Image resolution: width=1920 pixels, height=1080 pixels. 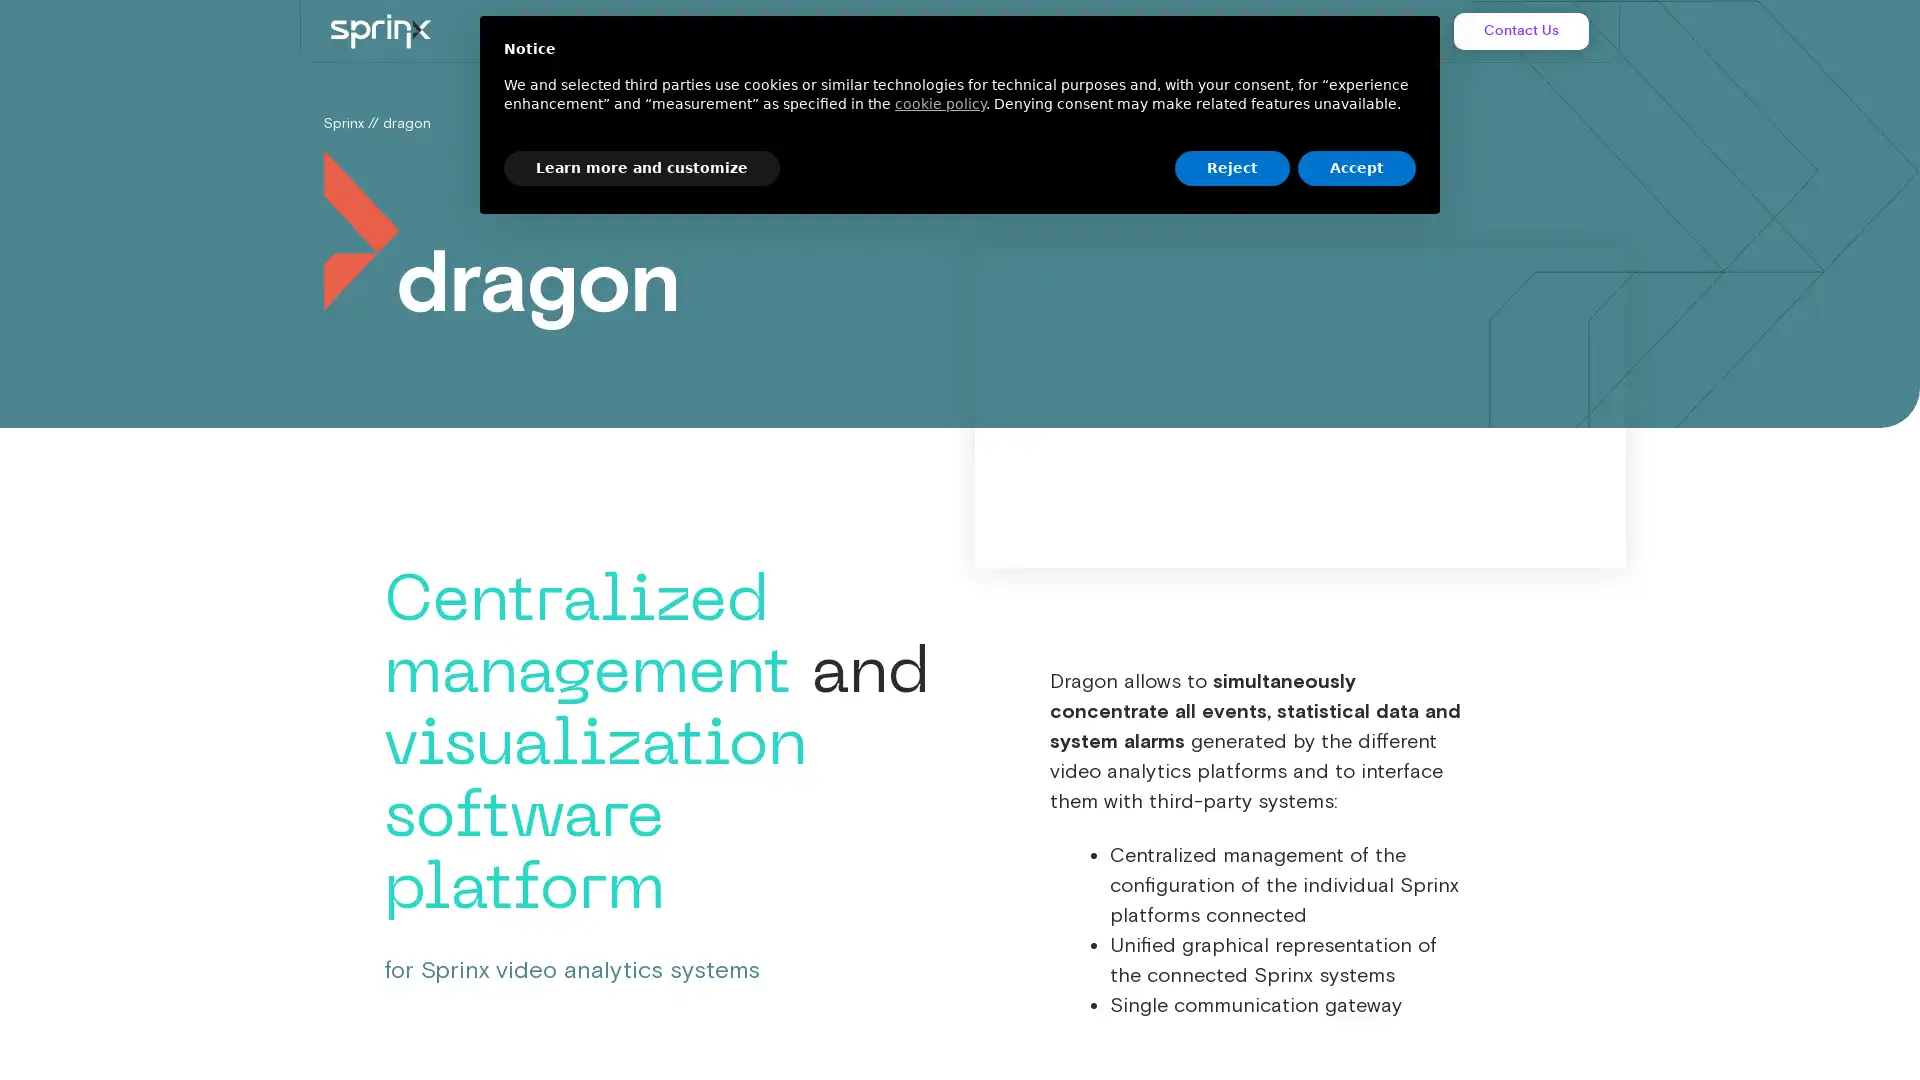 What do you see at coordinates (642, 167) in the screenshot?
I see `Learn more and customize` at bounding box center [642, 167].